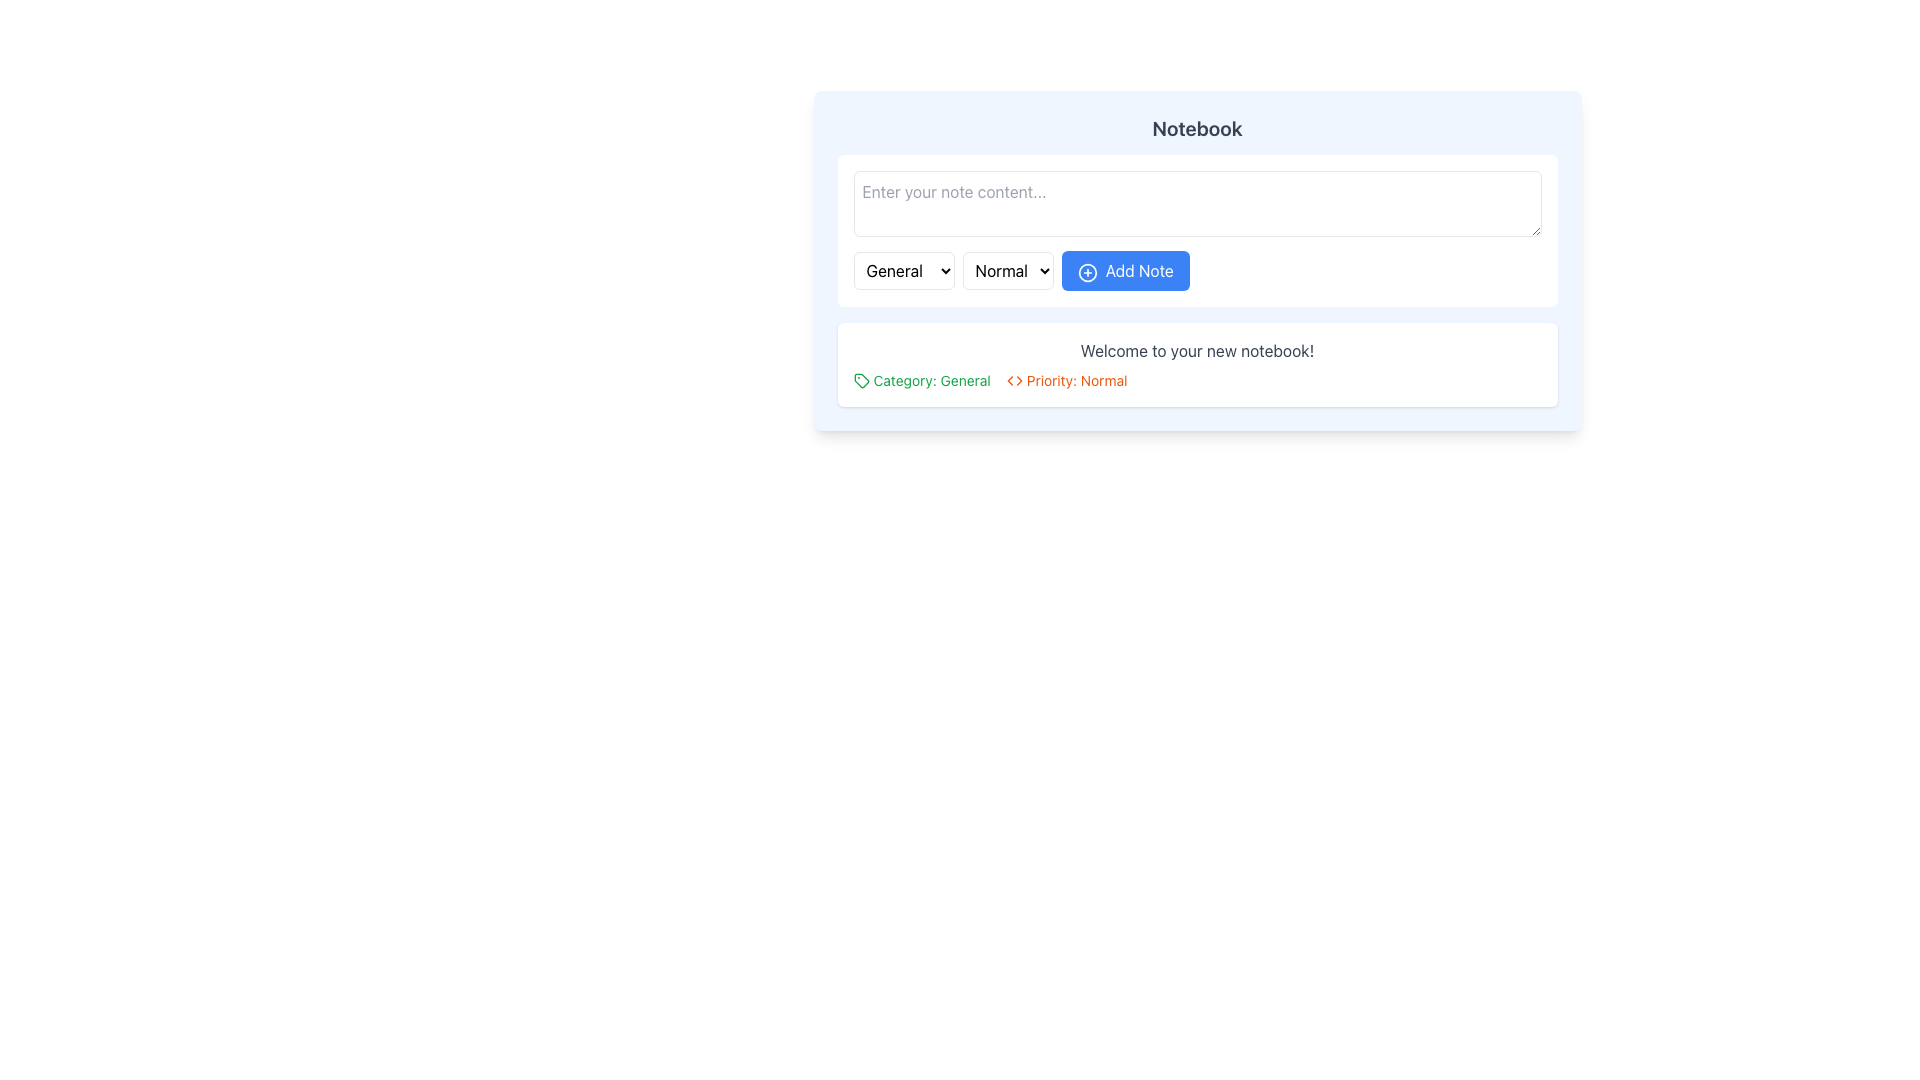  Describe the element at coordinates (1197, 350) in the screenshot. I see `text content of the Text Display that says 'Welcome to your new notebook!', which is styled in gray color and located in a white rounded box centered in the lower half of the visible card component` at that location.